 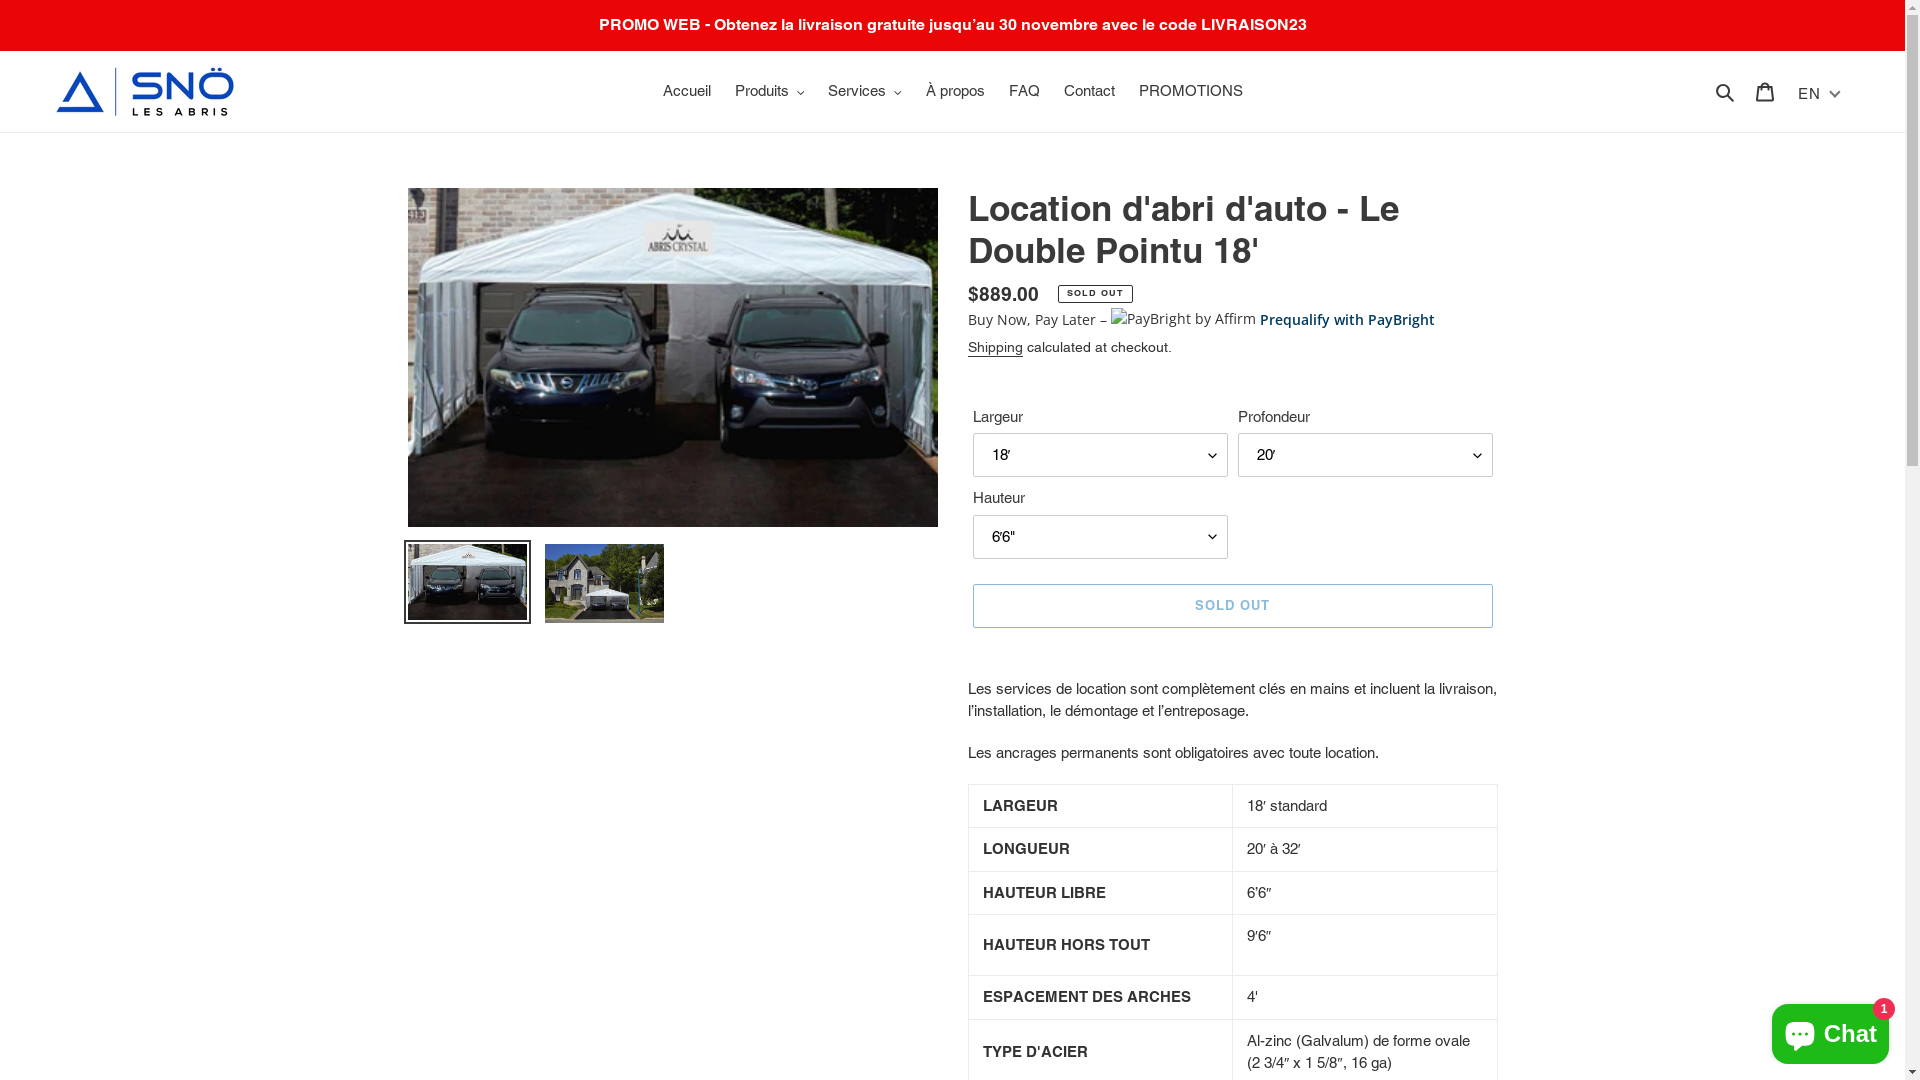 What do you see at coordinates (652, 91) in the screenshot?
I see `'Accueil'` at bounding box center [652, 91].